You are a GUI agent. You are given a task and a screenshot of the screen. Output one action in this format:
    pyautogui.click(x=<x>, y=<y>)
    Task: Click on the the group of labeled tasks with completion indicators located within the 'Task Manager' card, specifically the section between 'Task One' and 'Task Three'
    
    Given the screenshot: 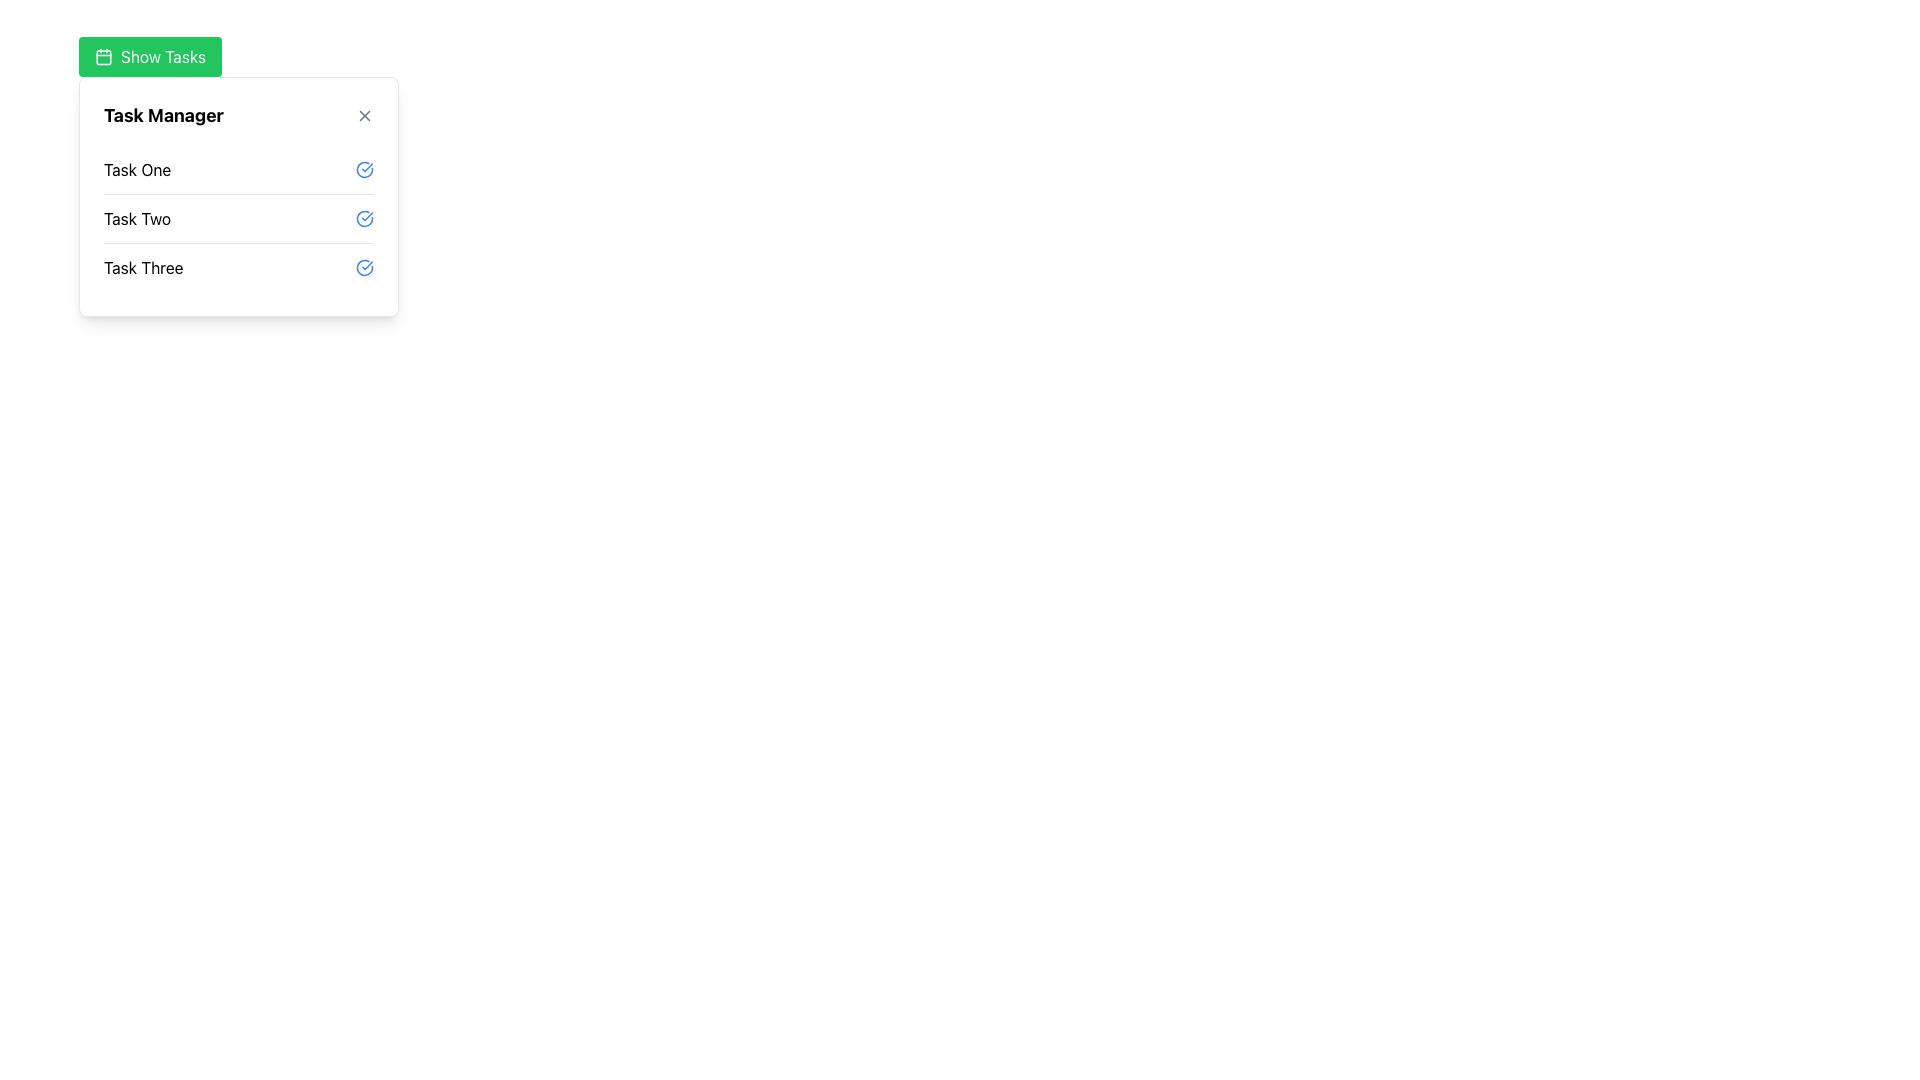 What is the action you would take?
    pyautogui.click(x=239, y=219)
    